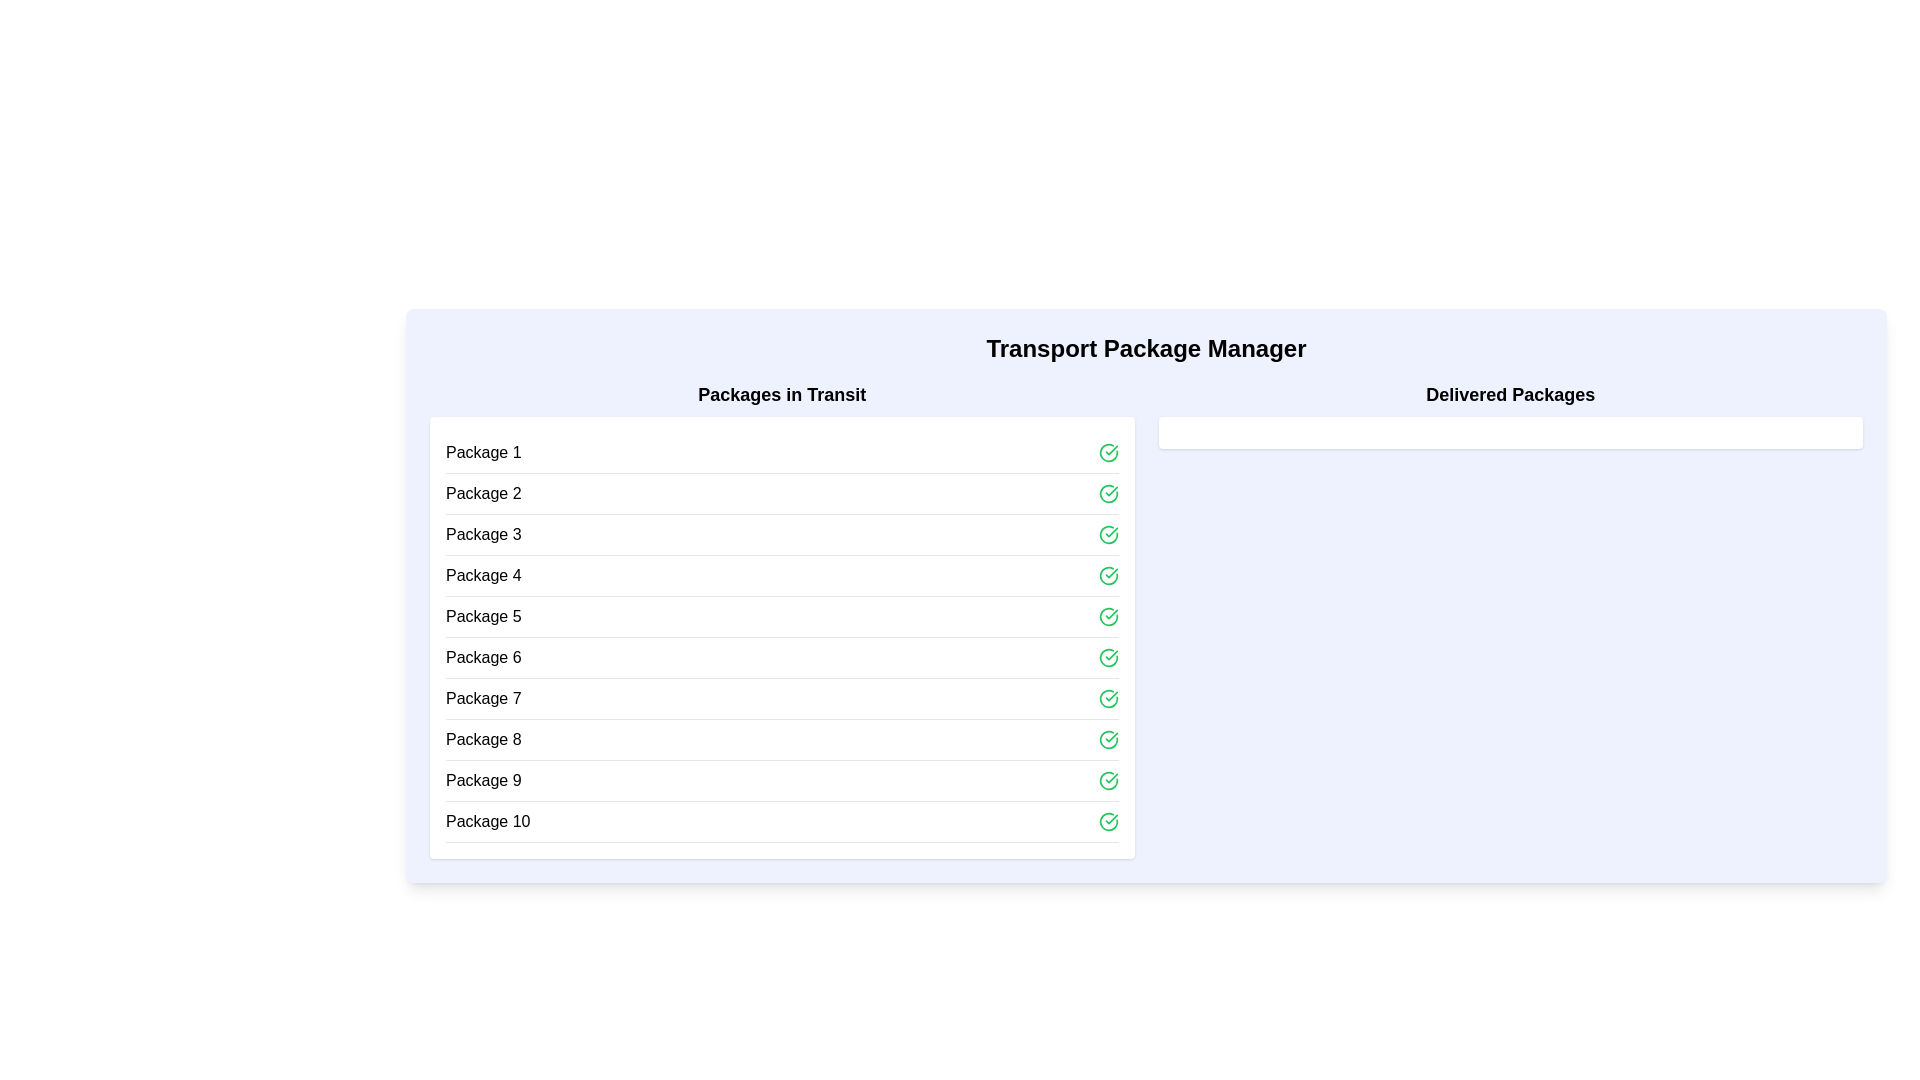 Image resolution: width=1920 pixels, height=1080 pixels. What do you see at coordinates (781, 822) in the screenshot?
I see `the last list item labeled 'Package 10' in the 'Packages in Transit' column` at bounding box center [781, 822].